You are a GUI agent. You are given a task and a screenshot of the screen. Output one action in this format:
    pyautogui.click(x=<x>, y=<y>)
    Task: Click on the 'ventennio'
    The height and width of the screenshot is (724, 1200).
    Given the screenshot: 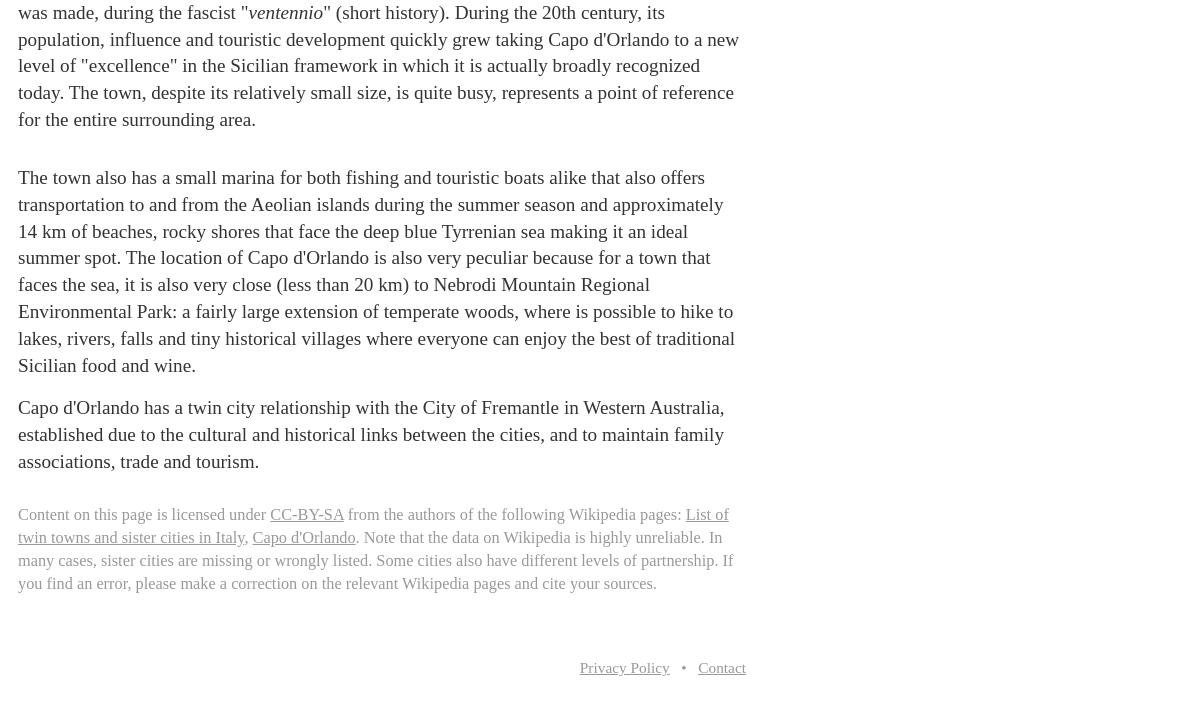 What is the action you would take?
    pyautogui.click(x=284, y=11)
    